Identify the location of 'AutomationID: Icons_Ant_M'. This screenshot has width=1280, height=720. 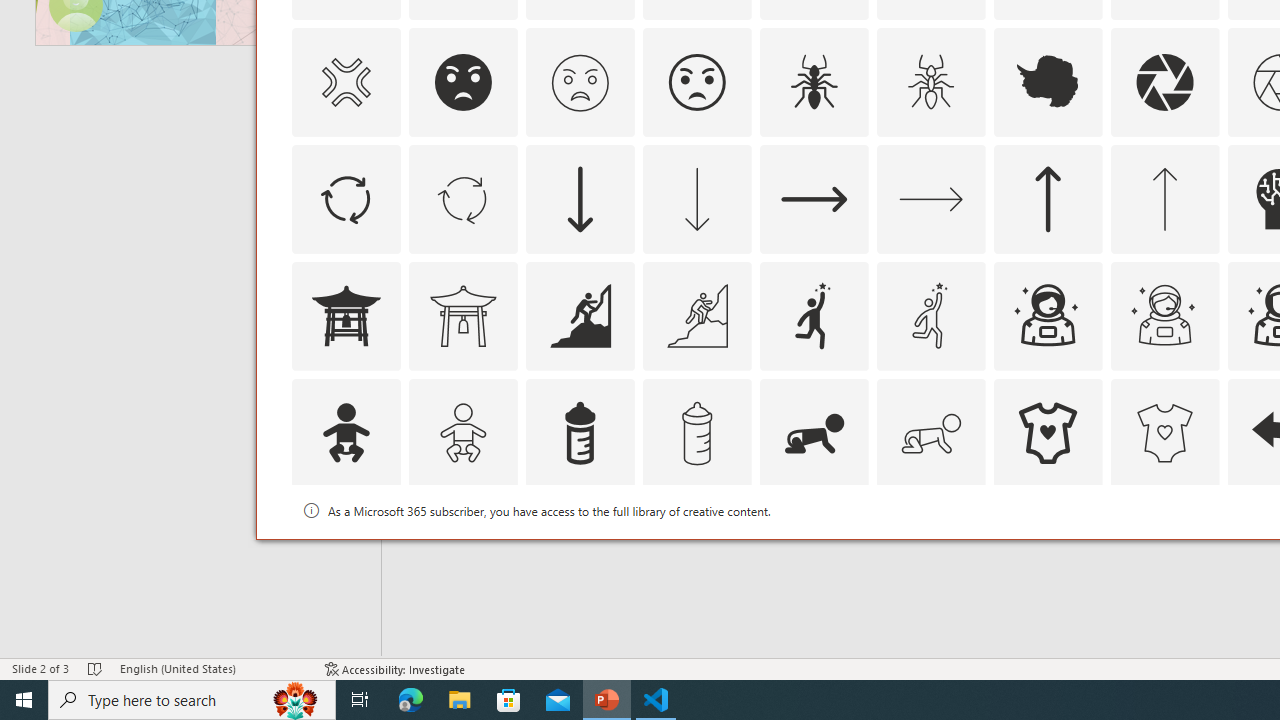
(929, 81).